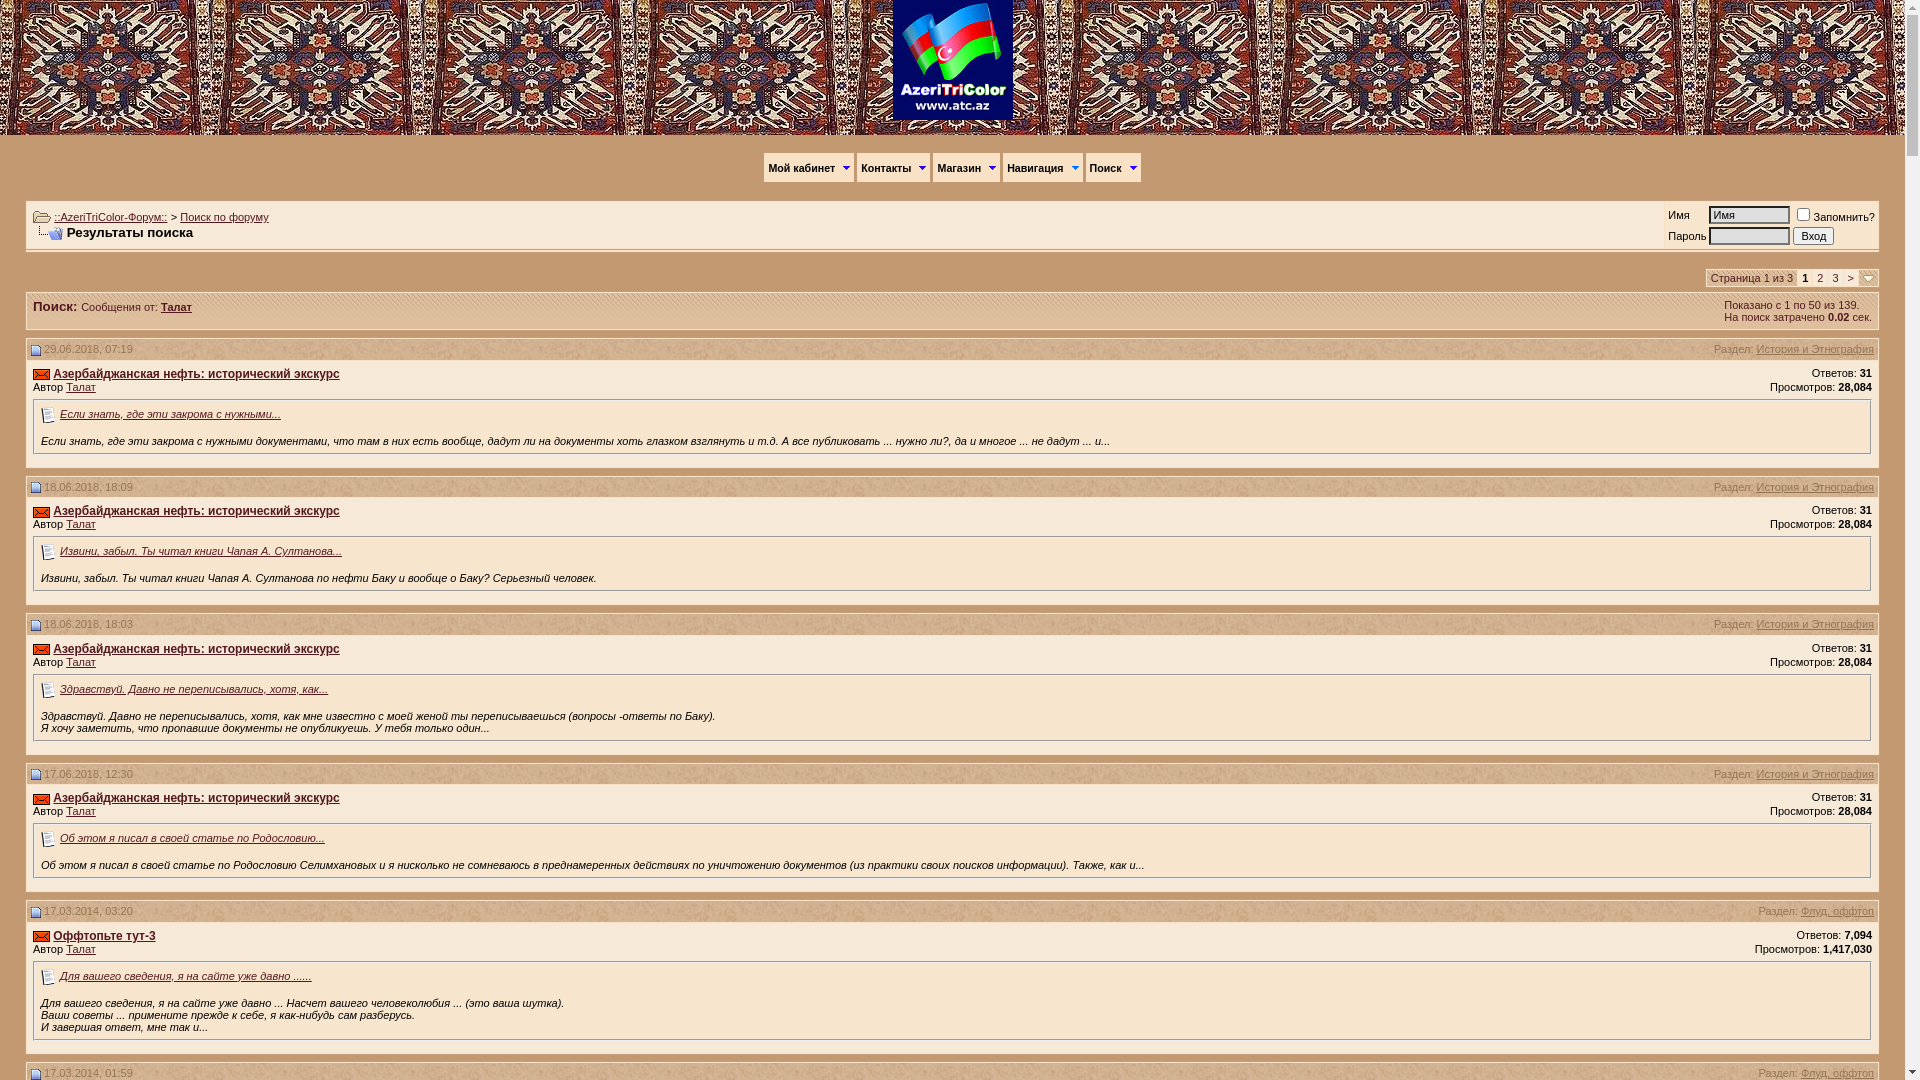 This screenshot has height=1080, width=1920. What do you see at coordinates (1819, 277) in the screenshot?
I see `'2'` at bounding box center [1819, 277].